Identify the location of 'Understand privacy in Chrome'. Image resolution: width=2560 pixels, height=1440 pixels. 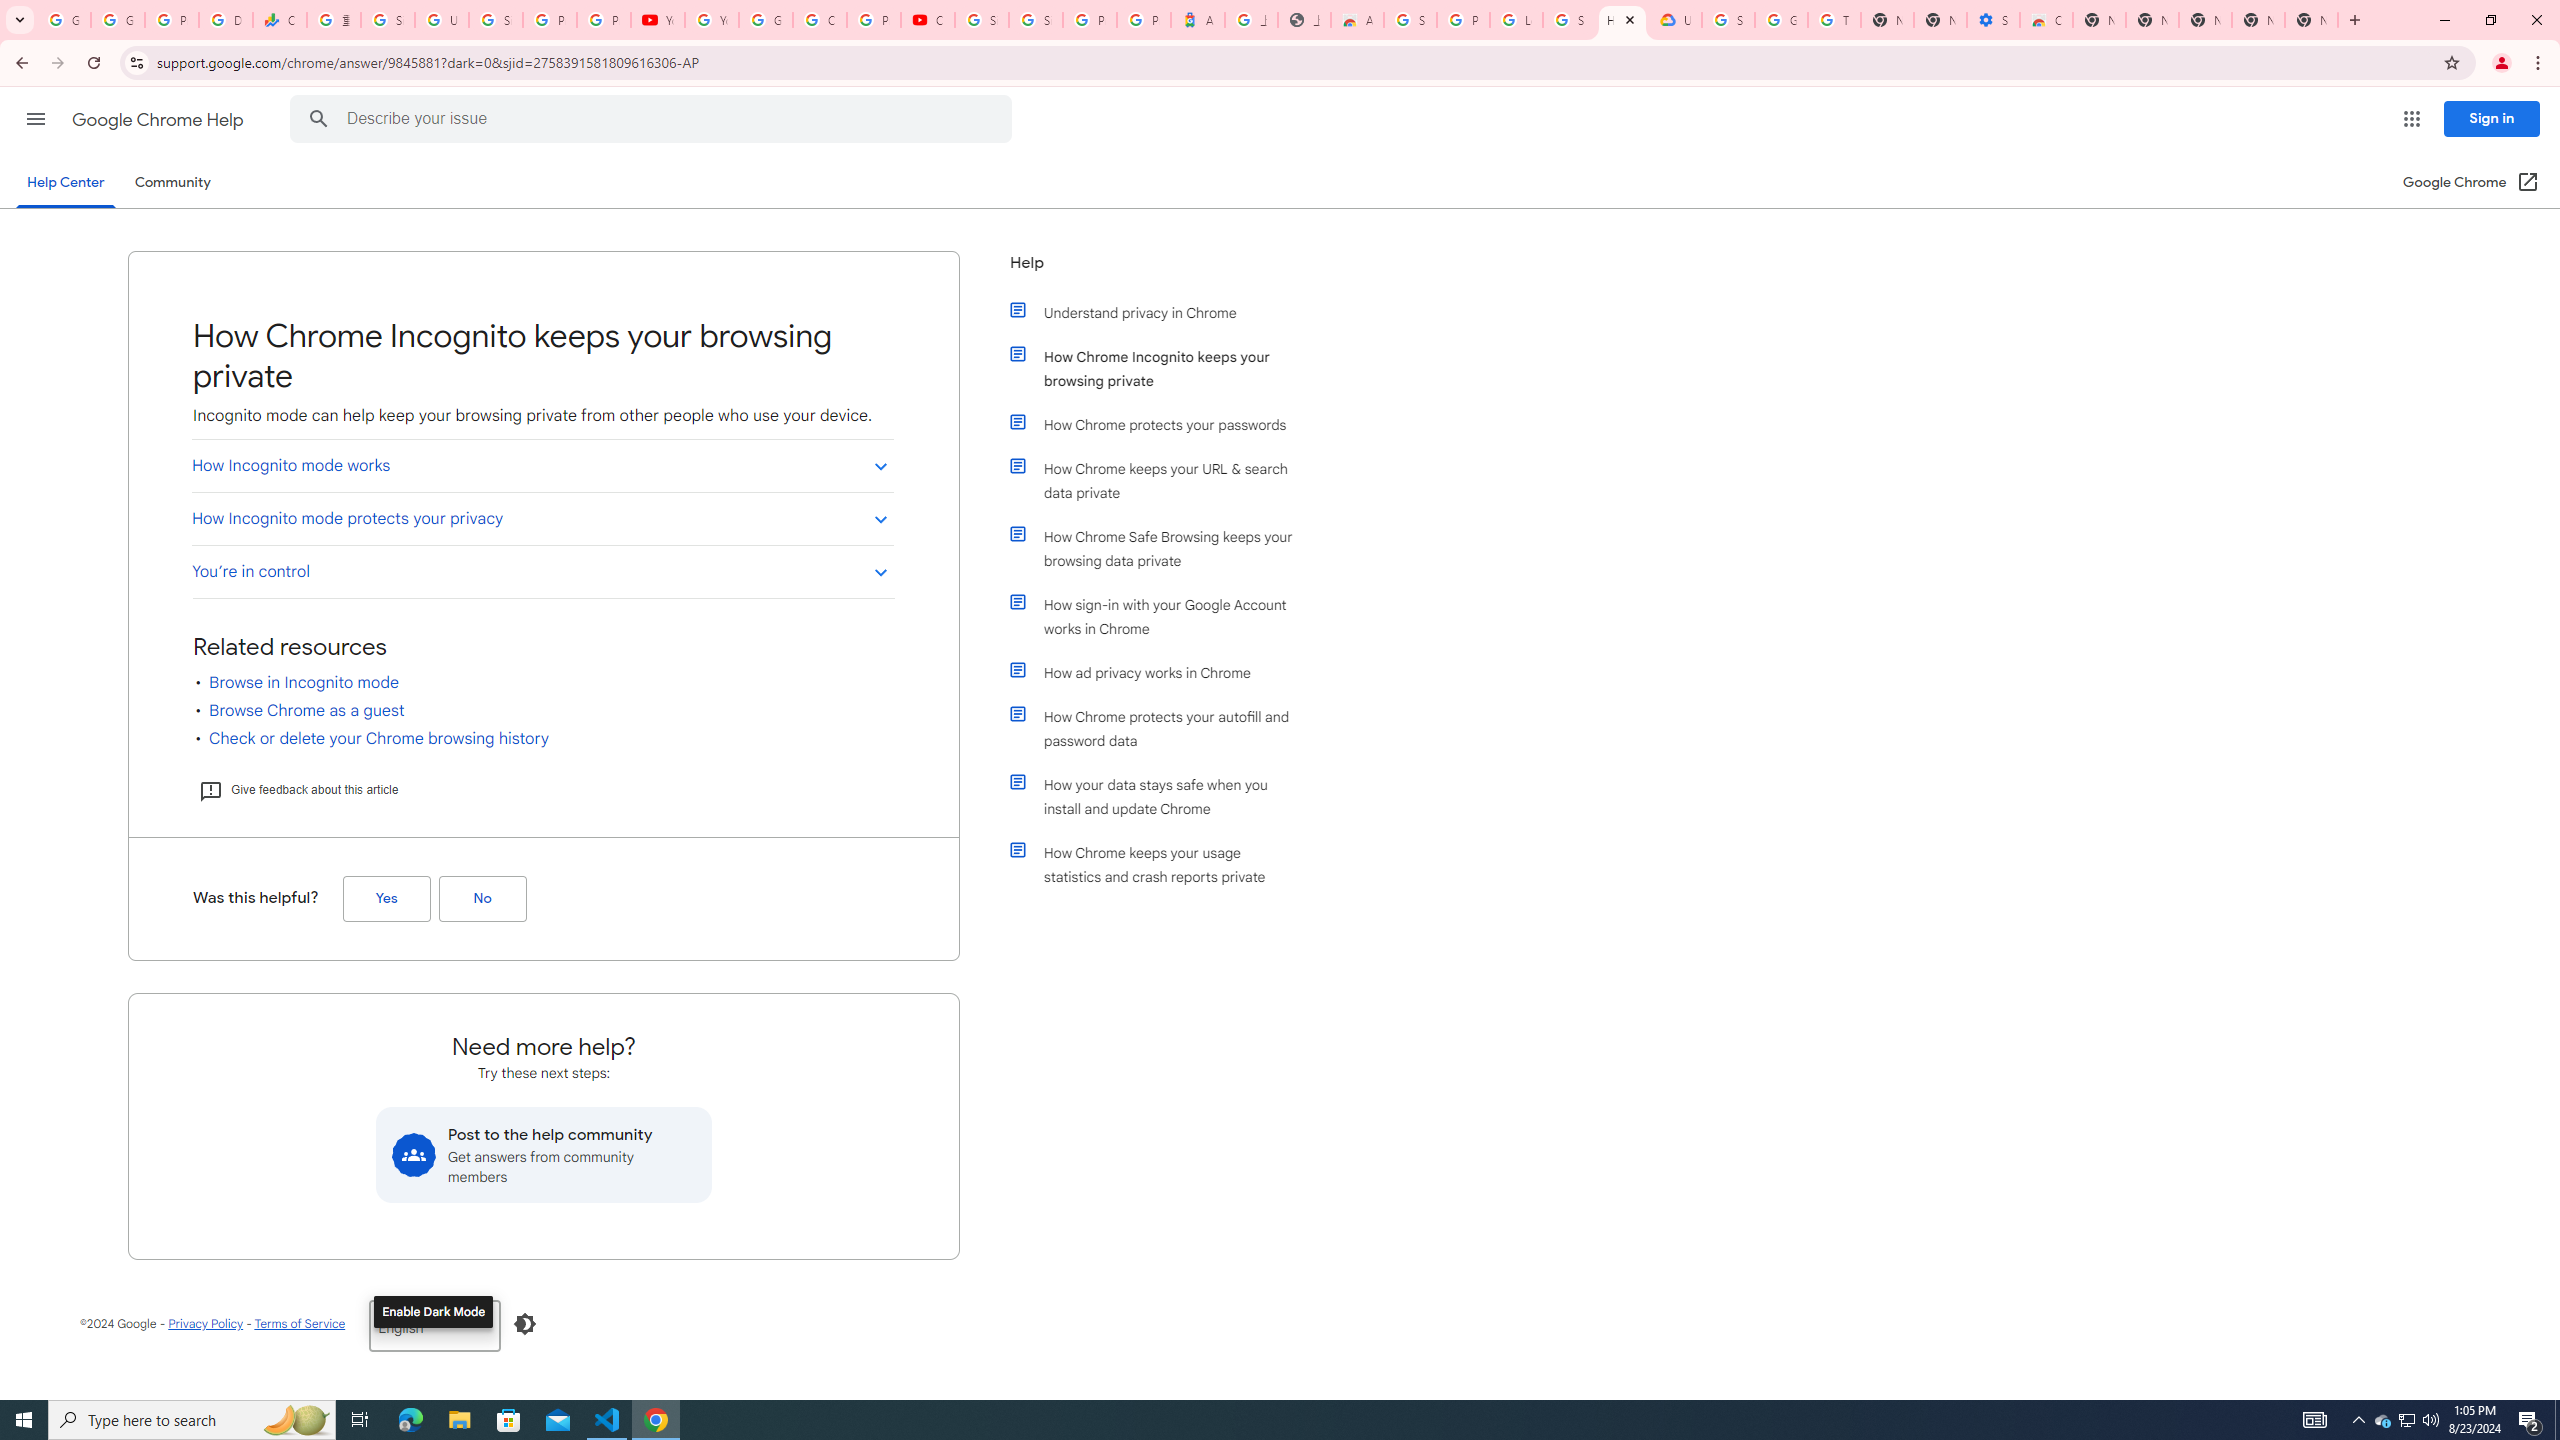
(1162, 313).